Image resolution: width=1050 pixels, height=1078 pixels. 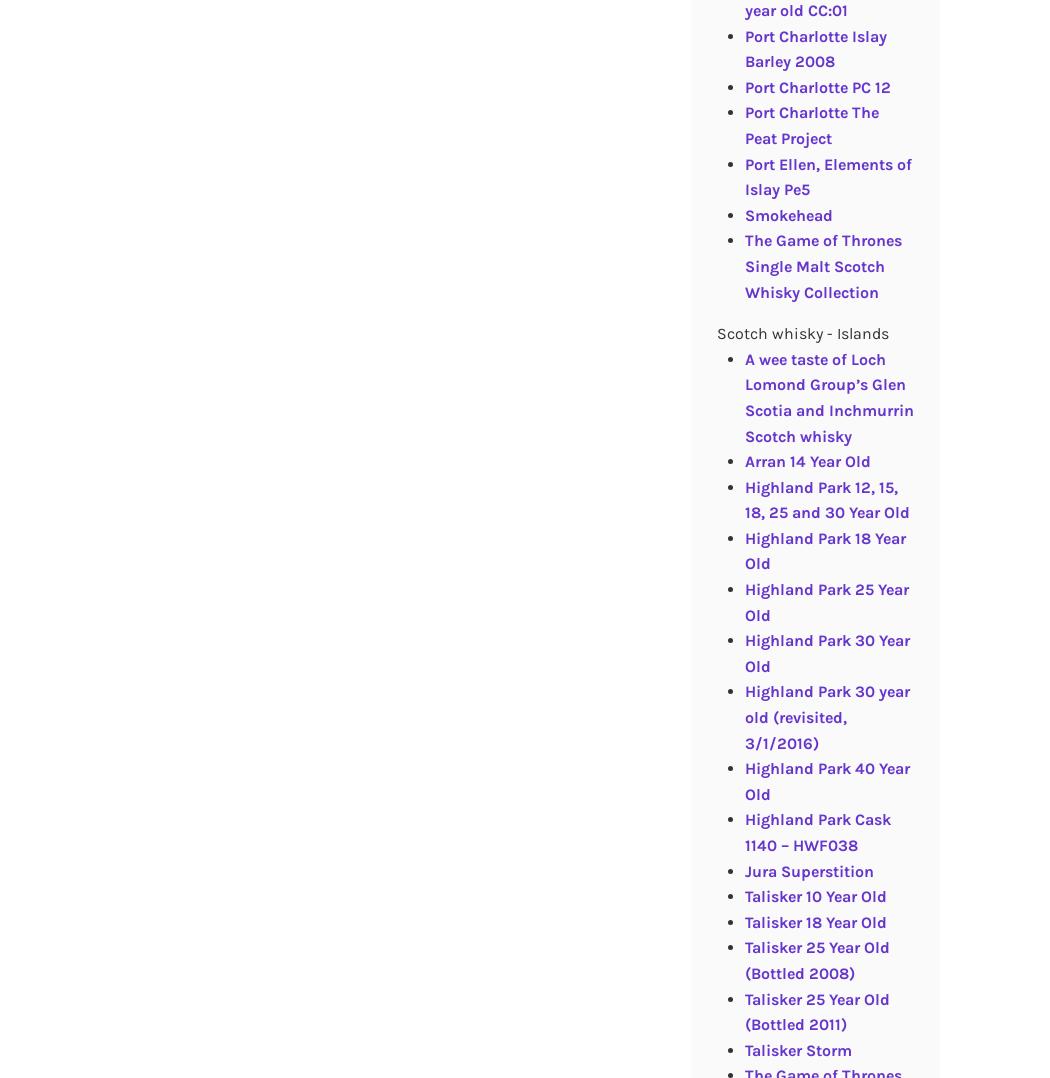 I want to click on 'Scotch whisky - Islands', so click(x=800, y=332).